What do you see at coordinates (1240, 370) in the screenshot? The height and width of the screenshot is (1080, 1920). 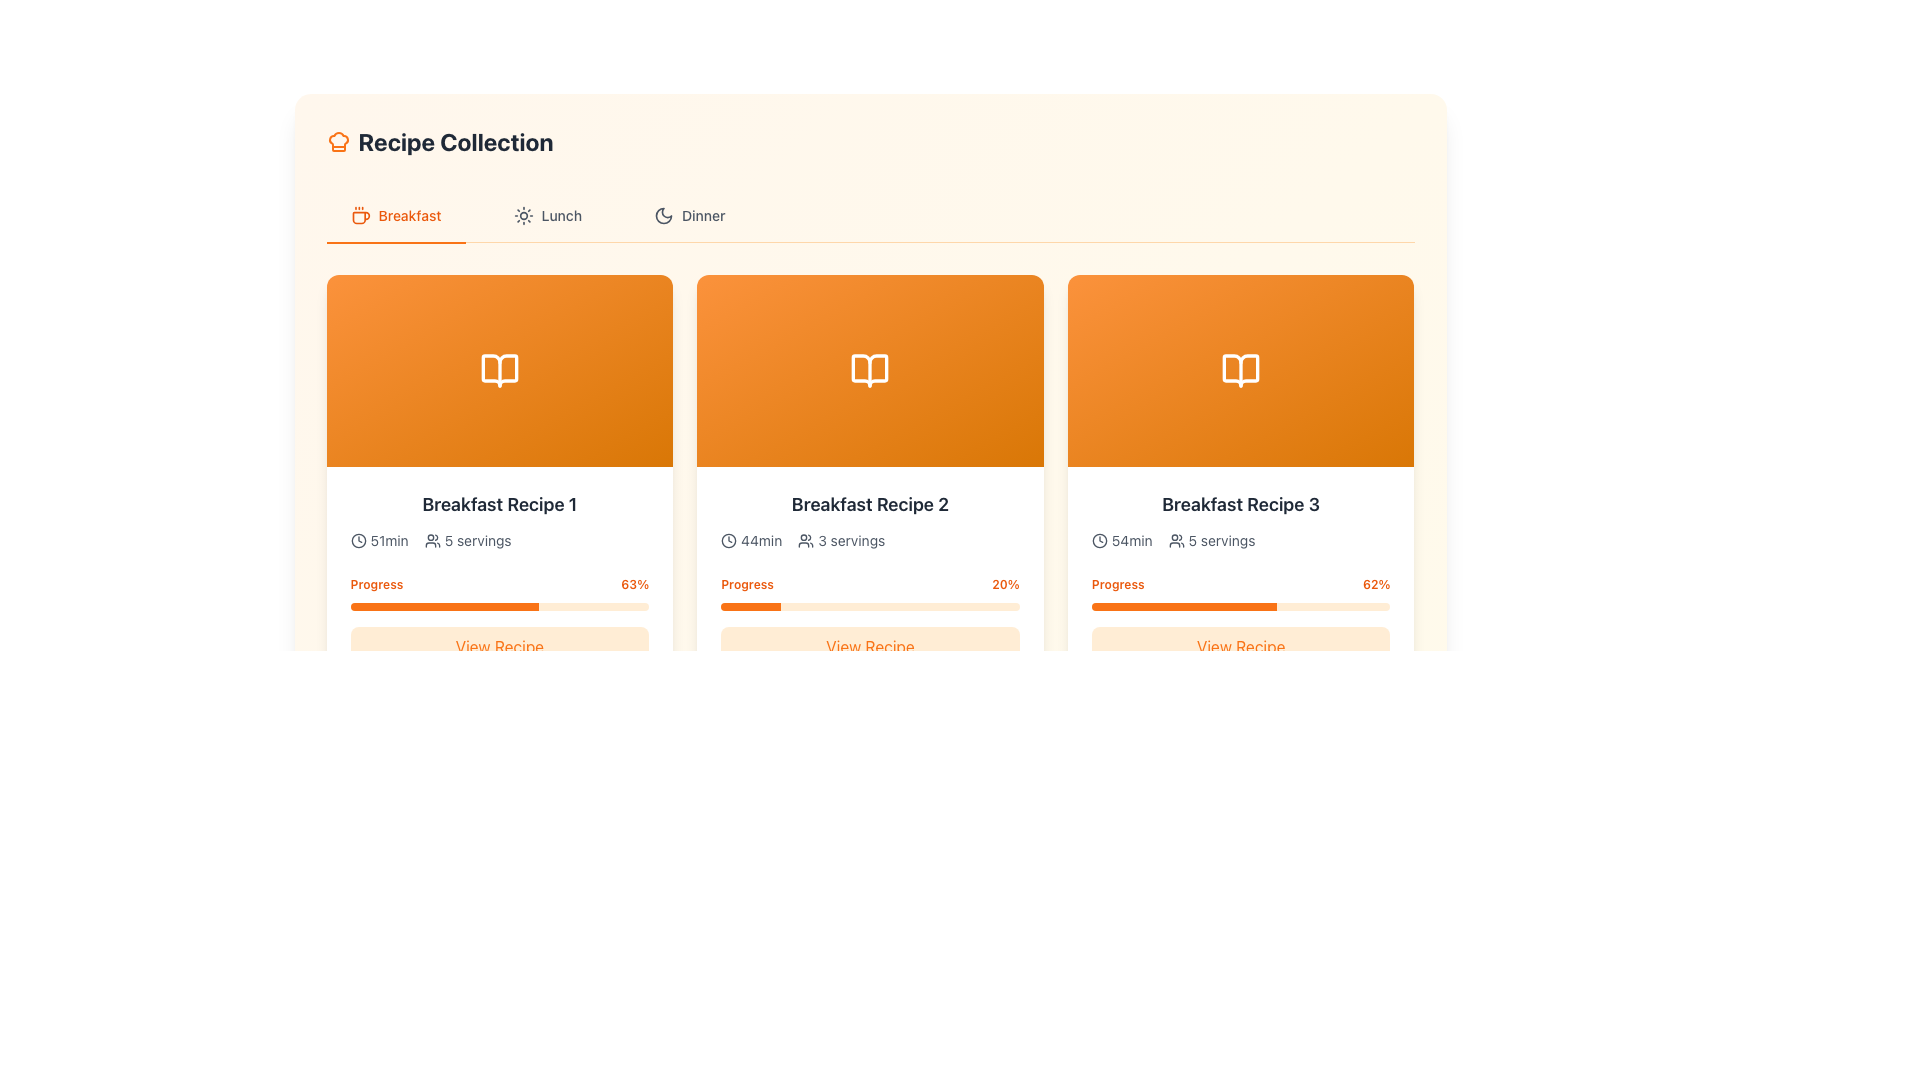 I see `the graphic icon resembling an open book located inside the 'Breakfast Recipe 3' card, positioned at the top middle of the card` at bounding box center [1240, 370].